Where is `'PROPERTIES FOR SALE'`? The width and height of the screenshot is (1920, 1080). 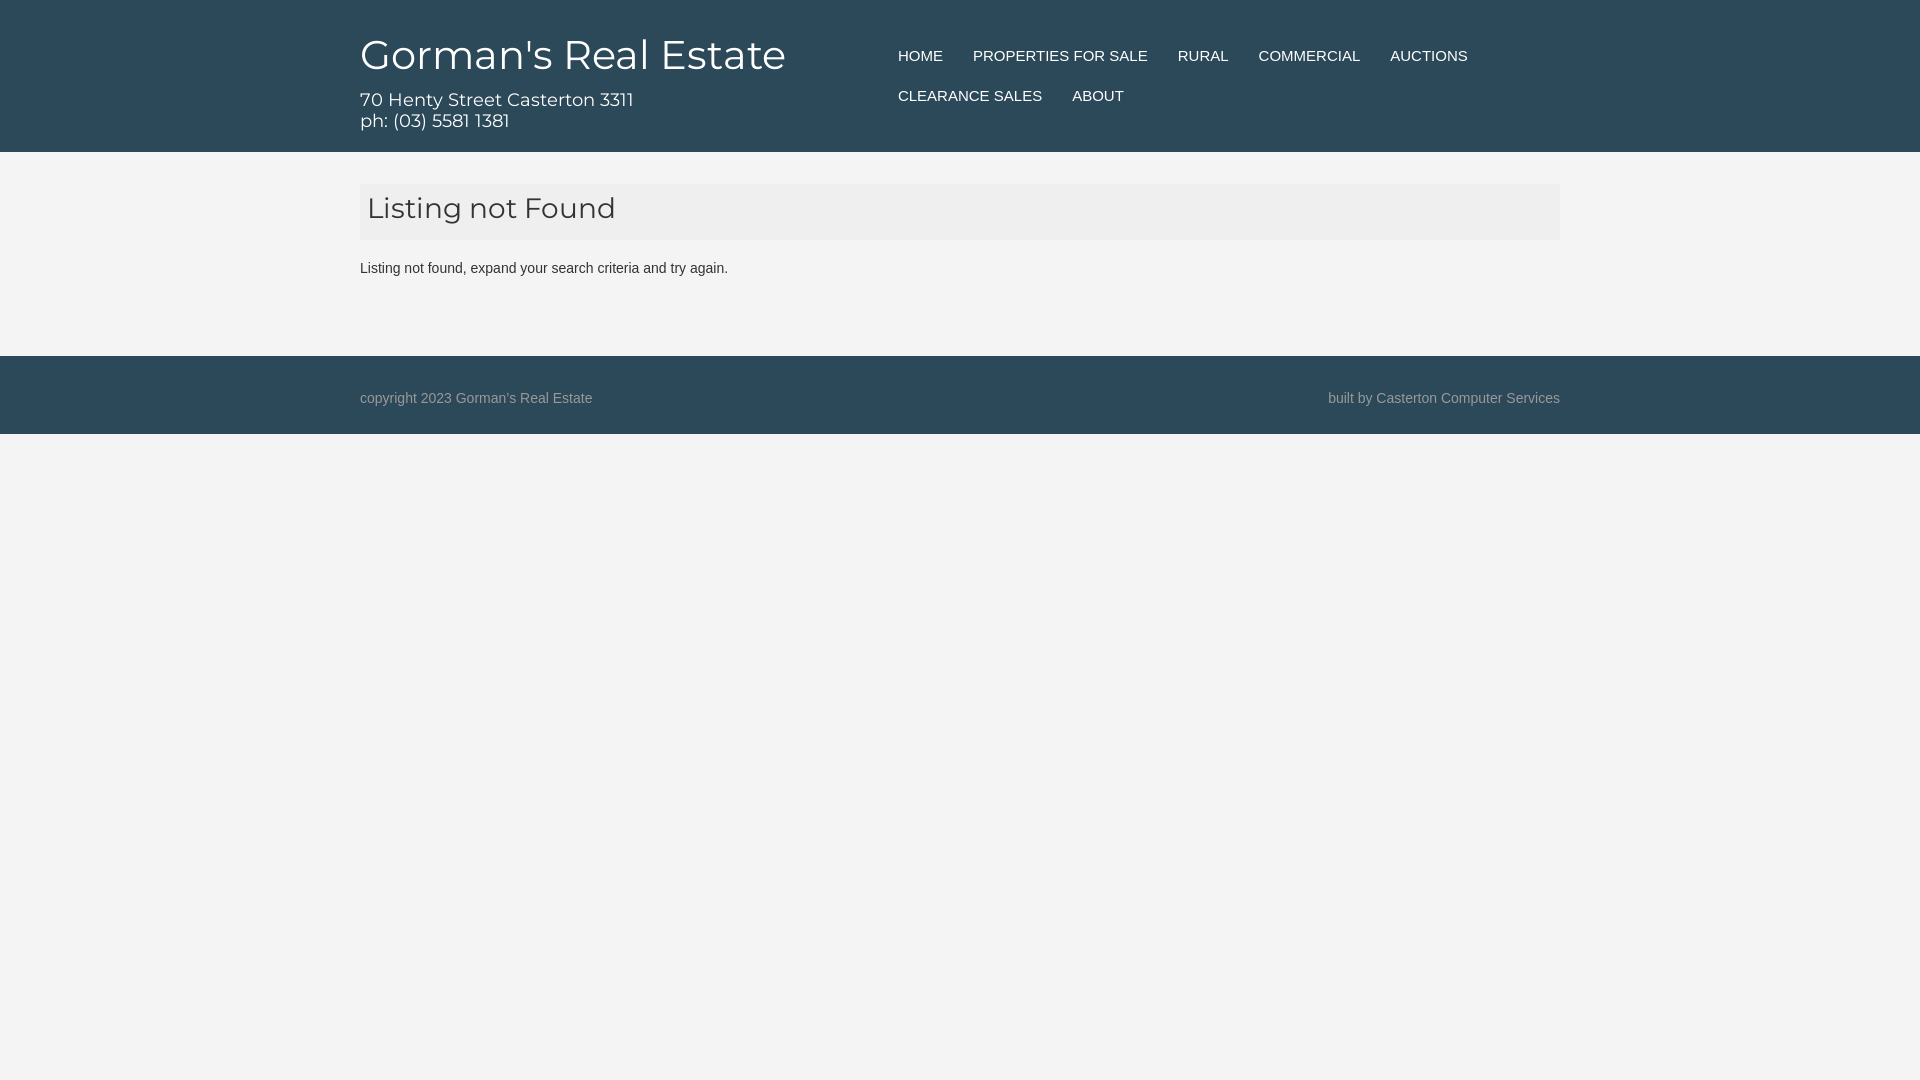 'PROPERTIES FOR SALE' is located at coordinates (973, 55).